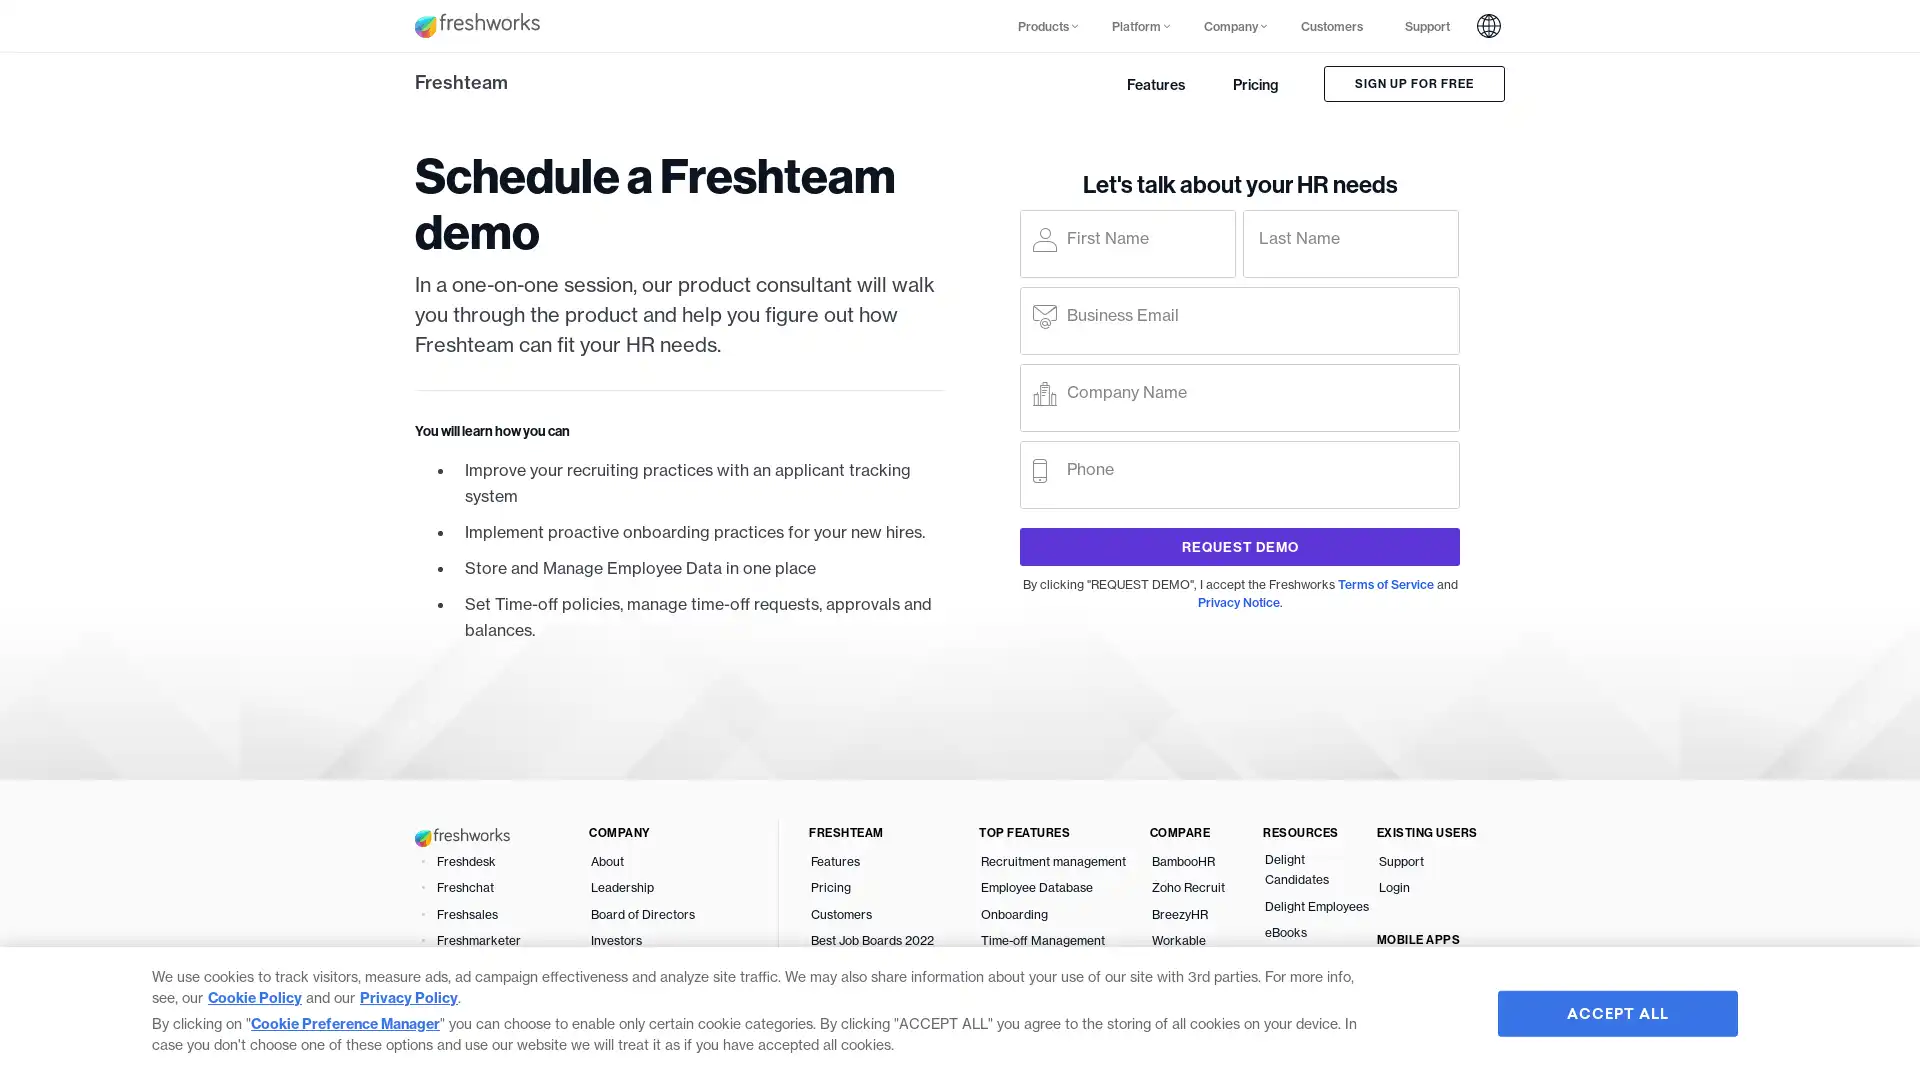  Describe the element at coordinates (1431, 938) in the screenshot. I see `MOBILE APPS` at that location.